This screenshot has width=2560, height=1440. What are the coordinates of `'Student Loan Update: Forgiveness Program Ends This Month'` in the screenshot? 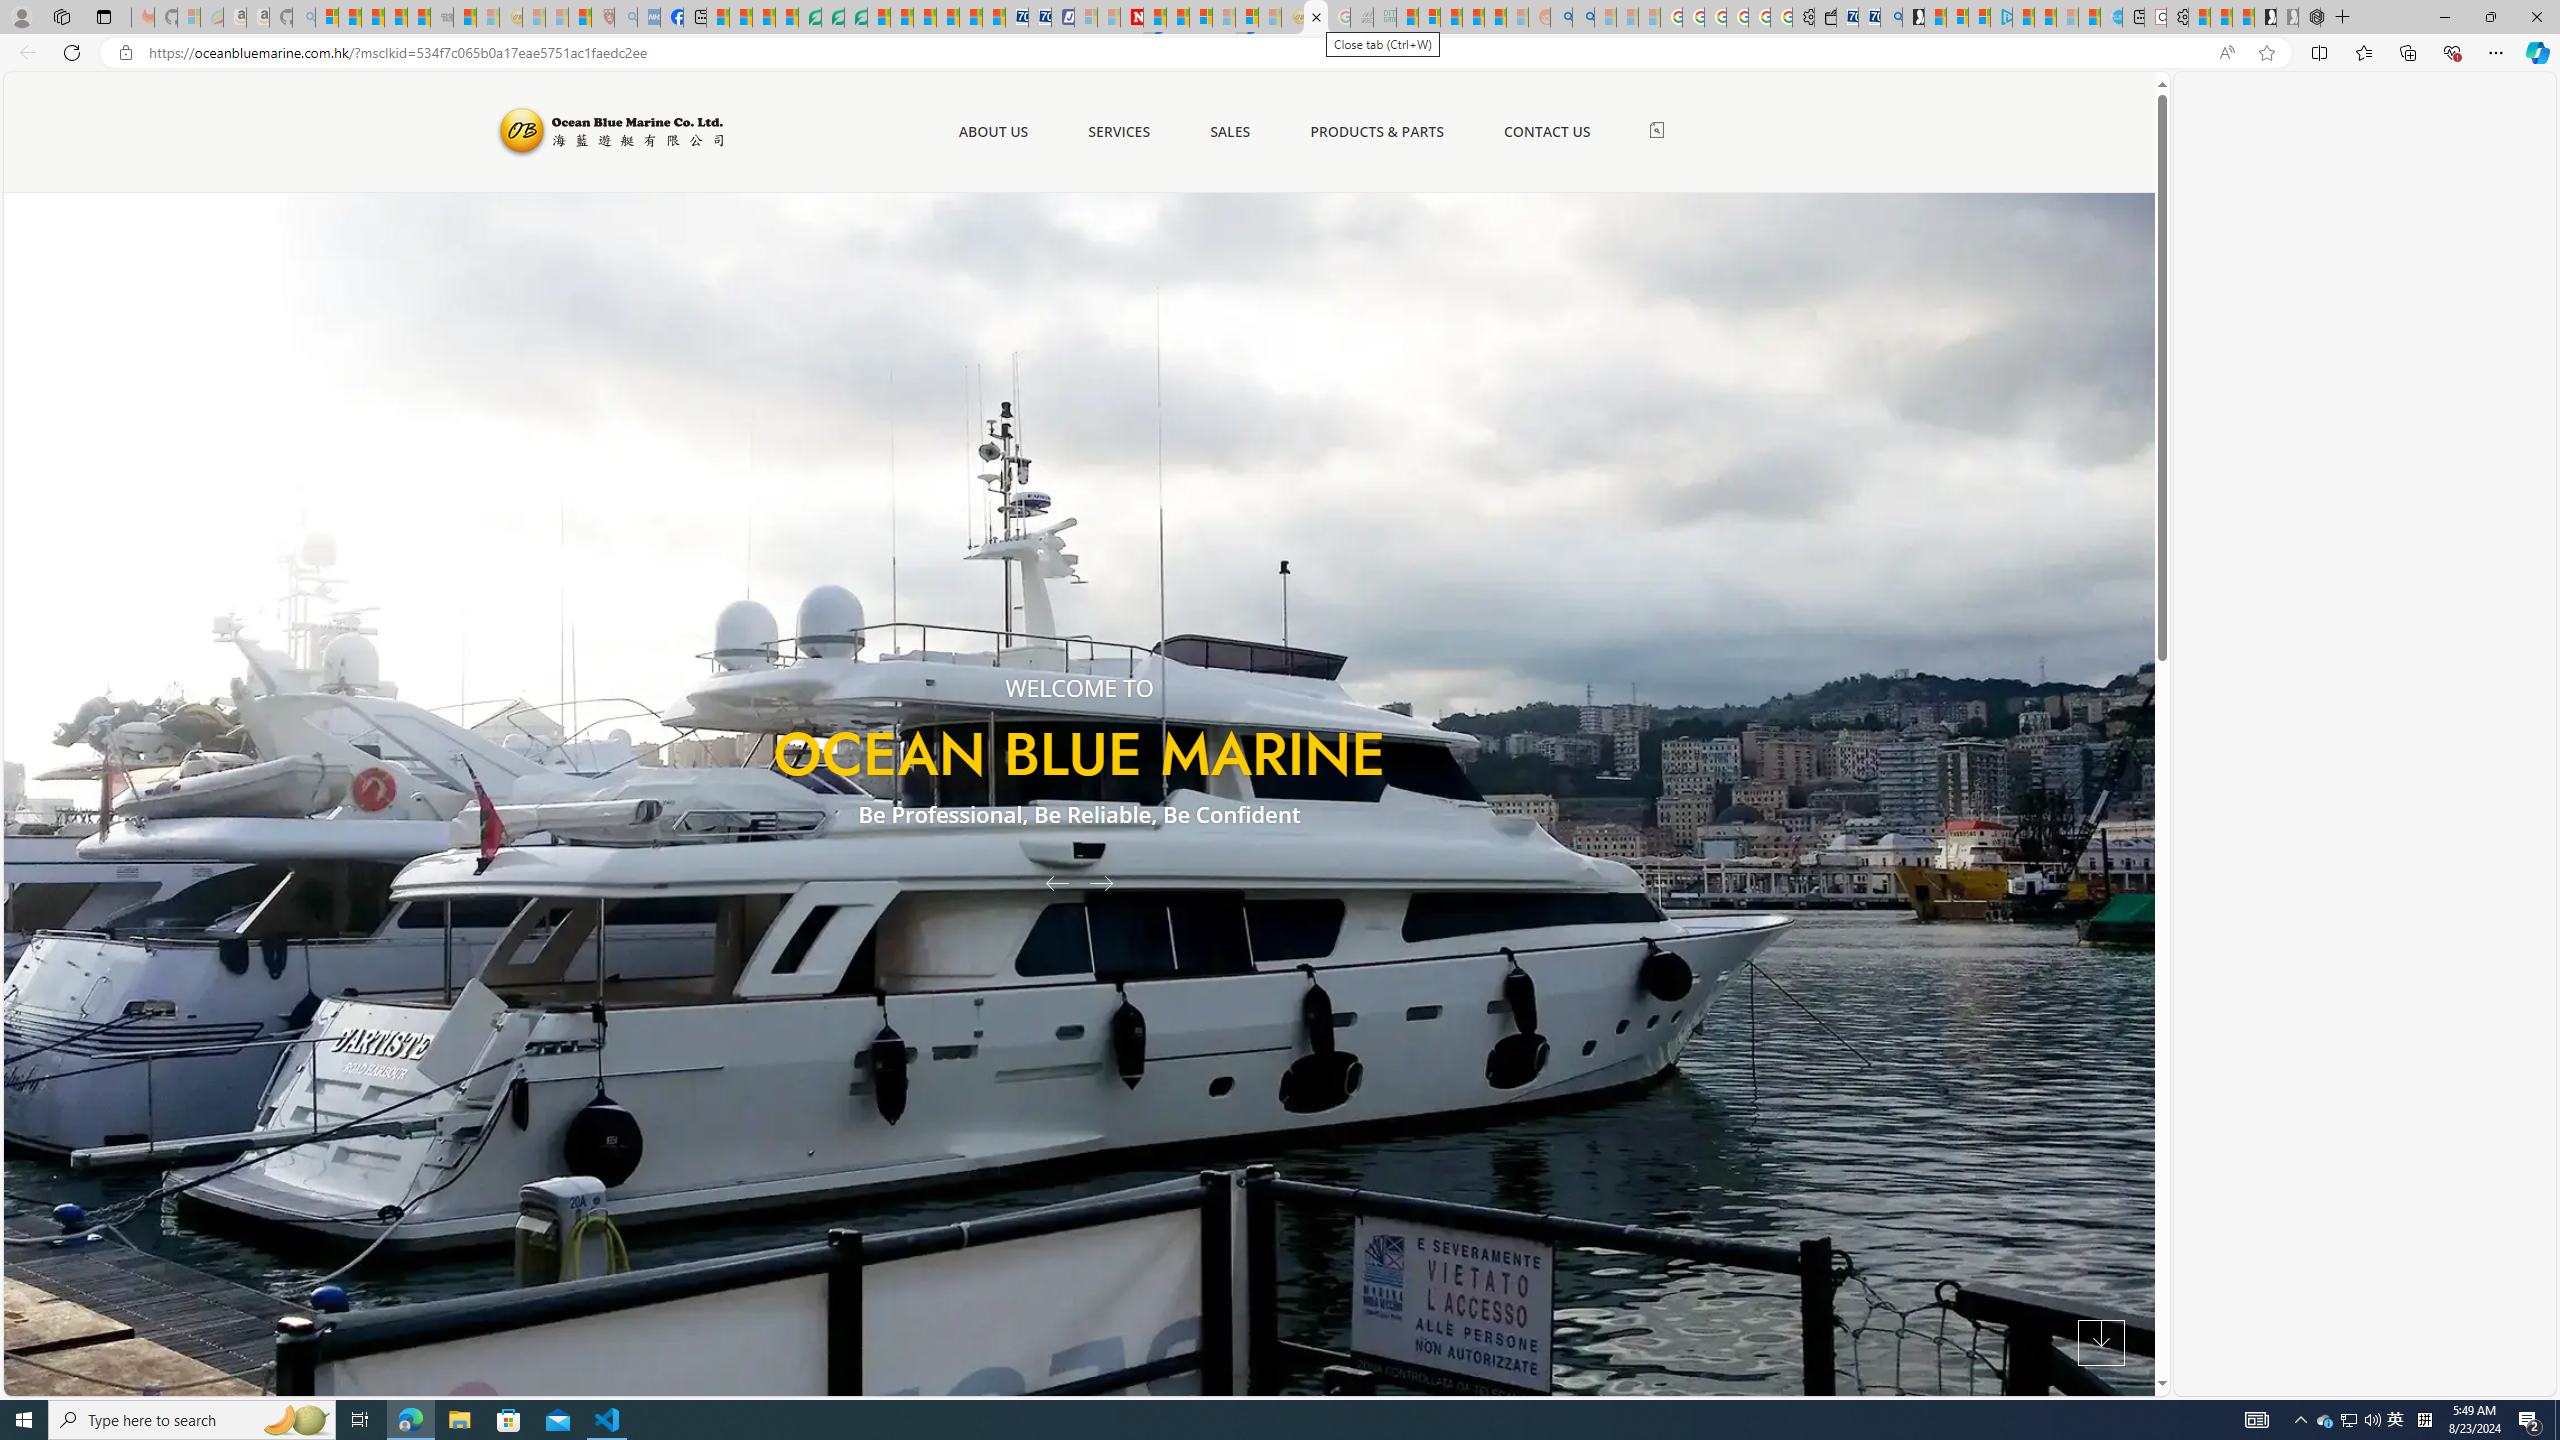 It's located at (1496, 16).